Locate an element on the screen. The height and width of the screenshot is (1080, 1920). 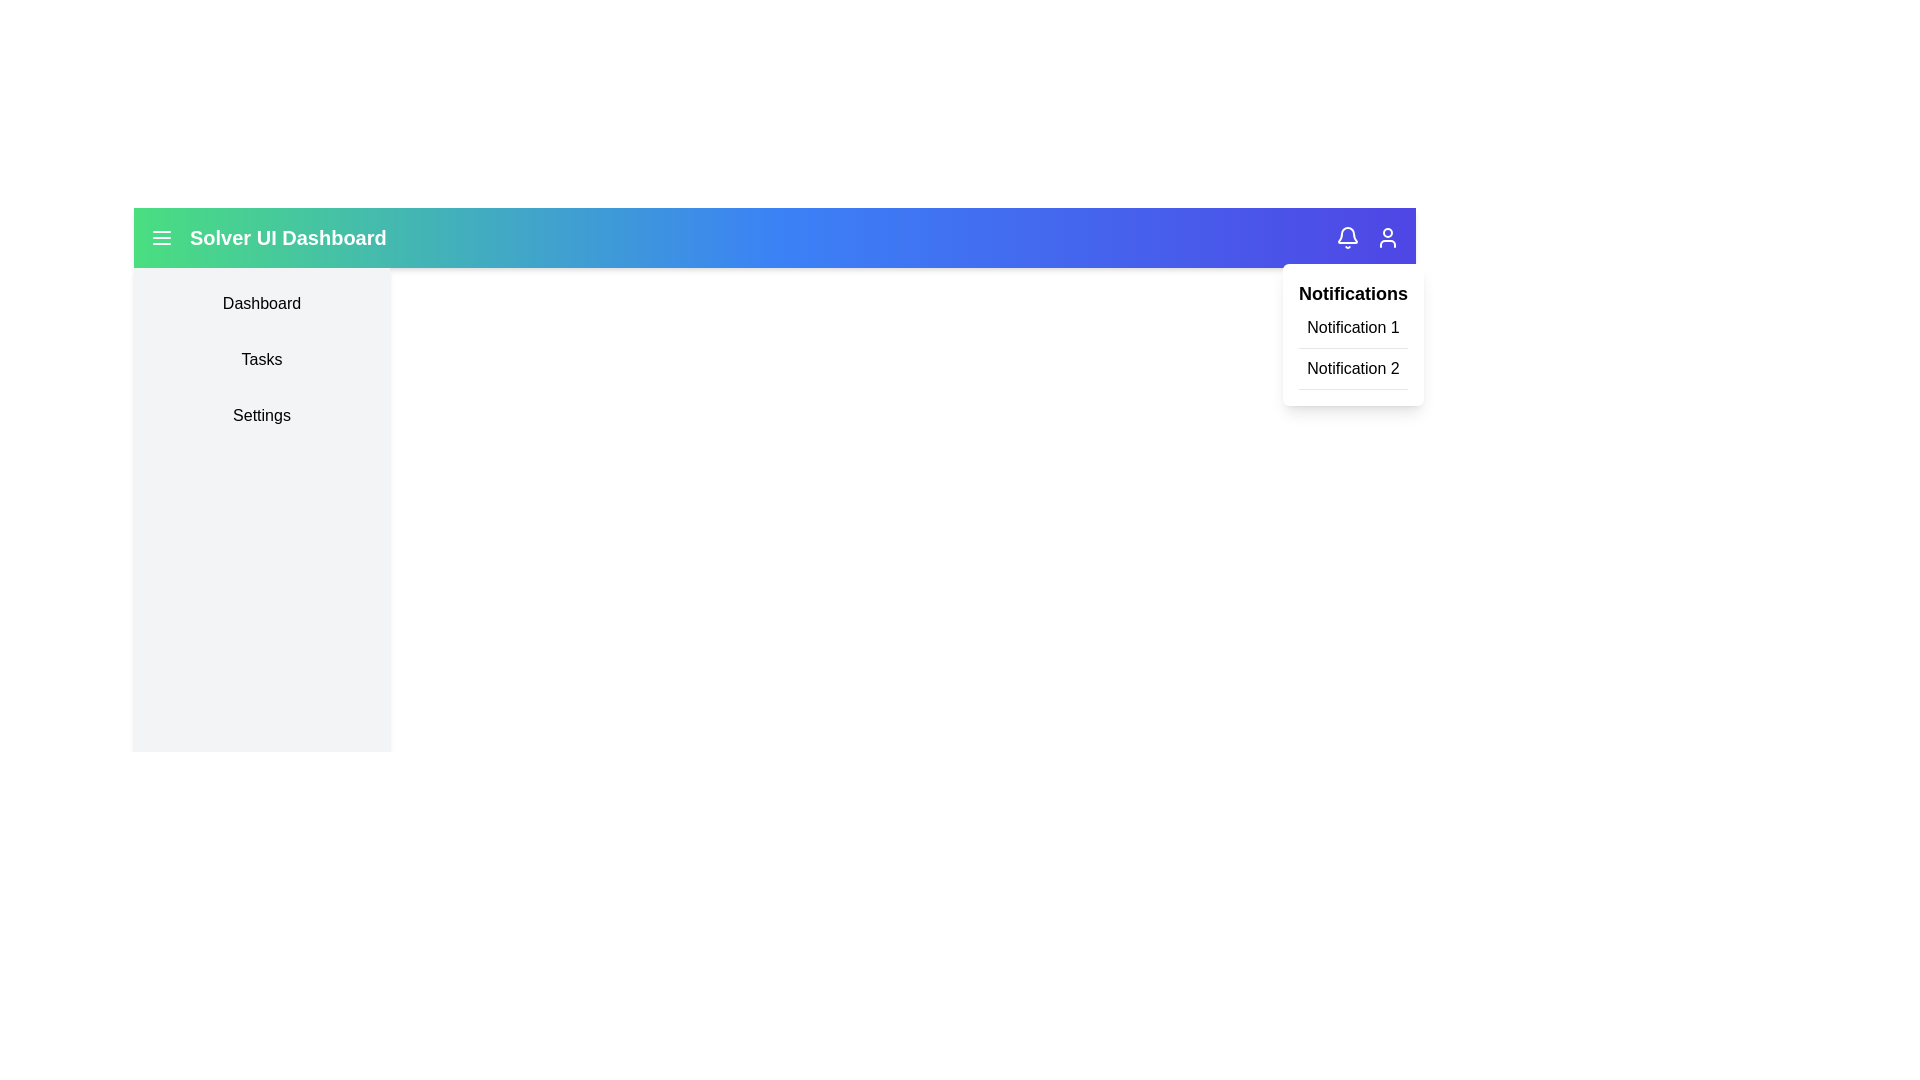
the notification panel located at the top-right portion of the interface, immediately below the user profile and notification icons is located at coordinates (1353, 334).